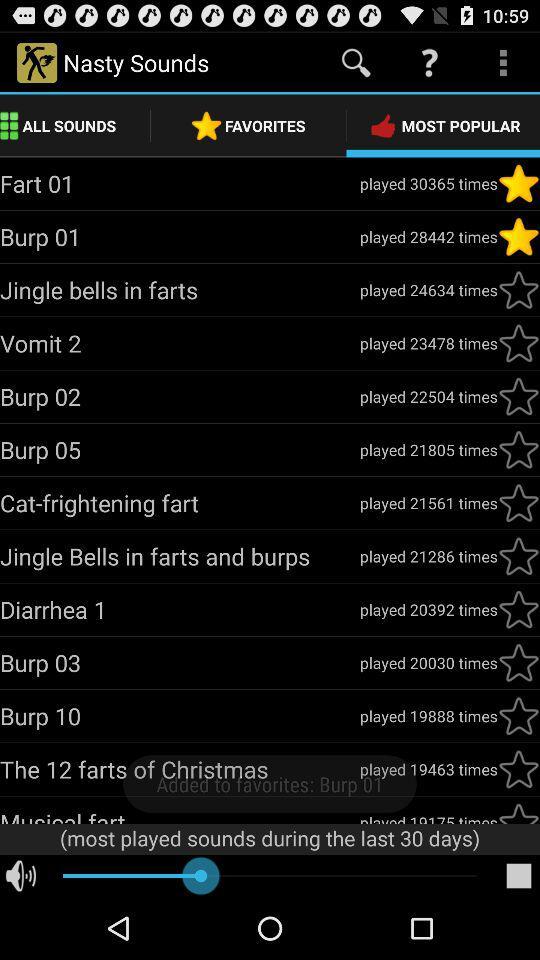 This screenshot has width=540, height=960. Describe the element at coordinates (355, 63) in the screenshot. I see `search icon` at that location.